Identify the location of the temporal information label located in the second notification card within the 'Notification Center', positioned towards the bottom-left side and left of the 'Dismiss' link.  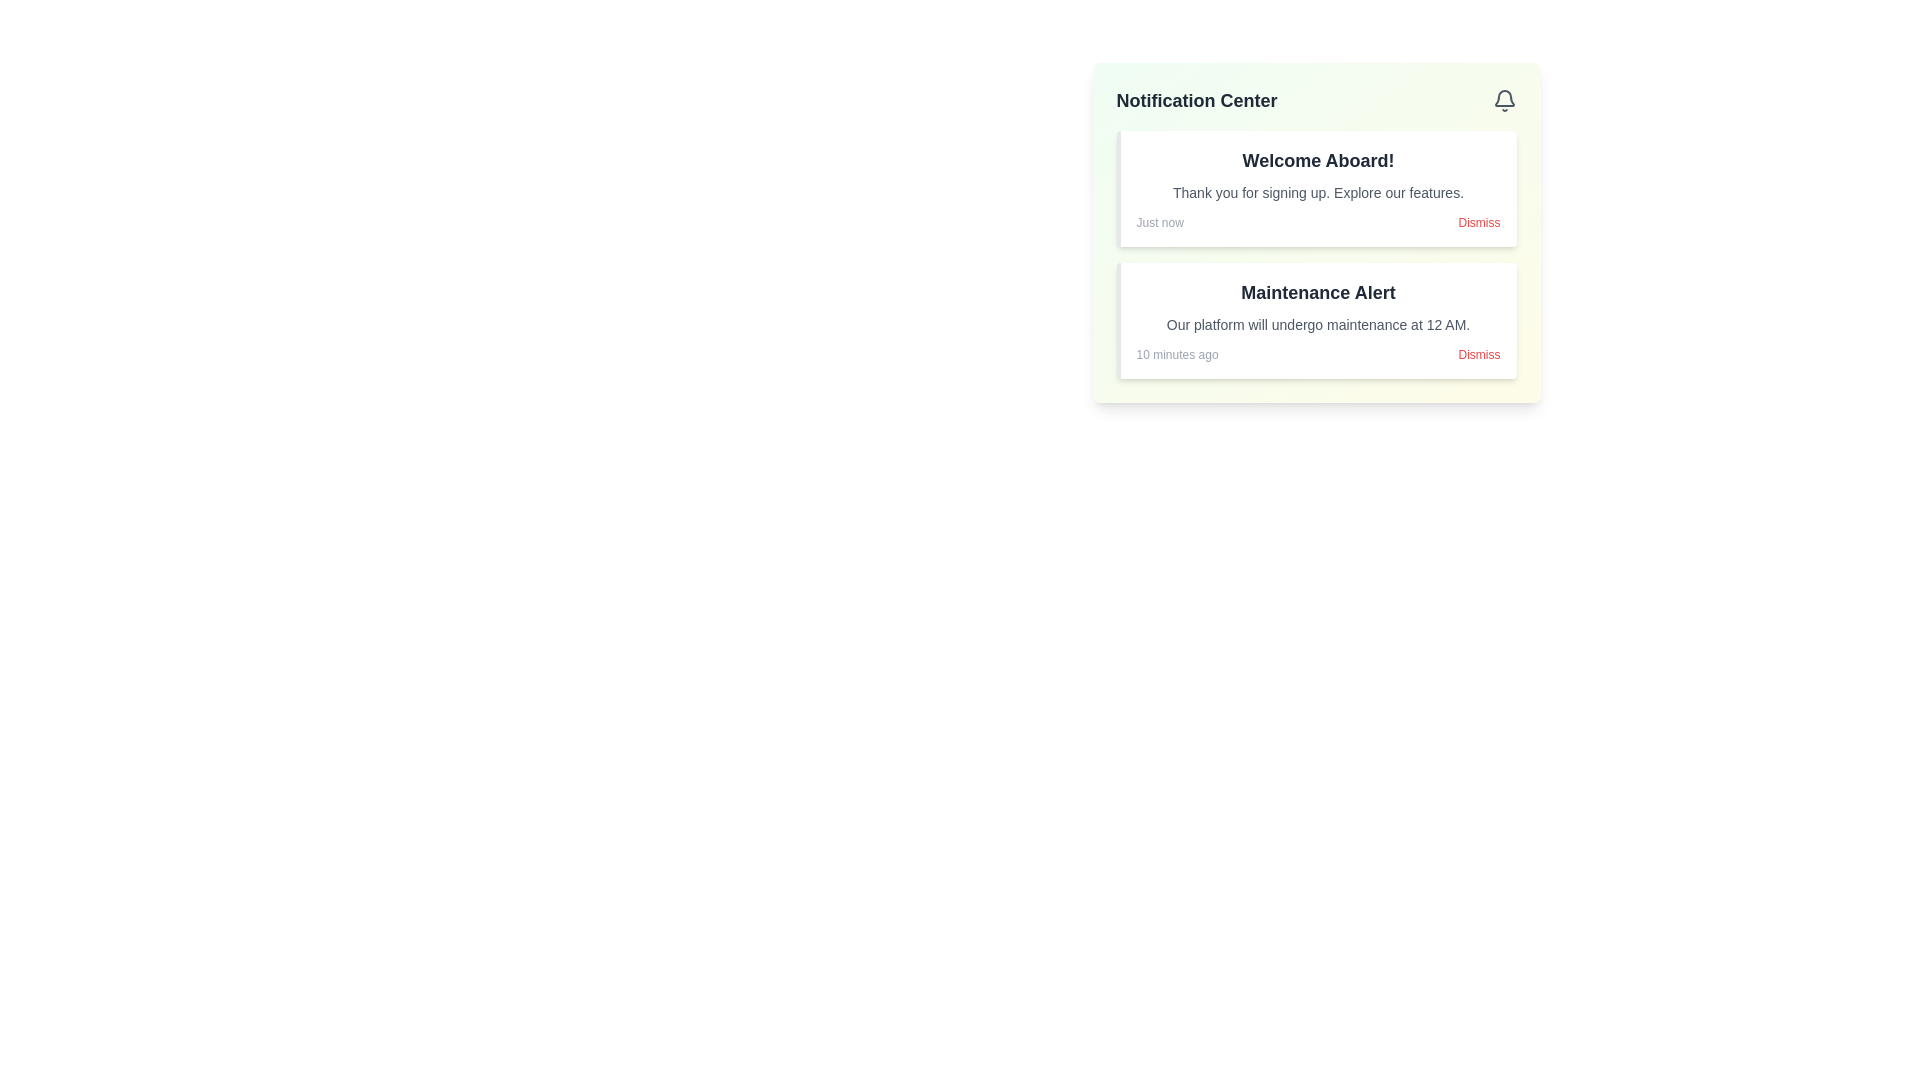
(1177, 353).